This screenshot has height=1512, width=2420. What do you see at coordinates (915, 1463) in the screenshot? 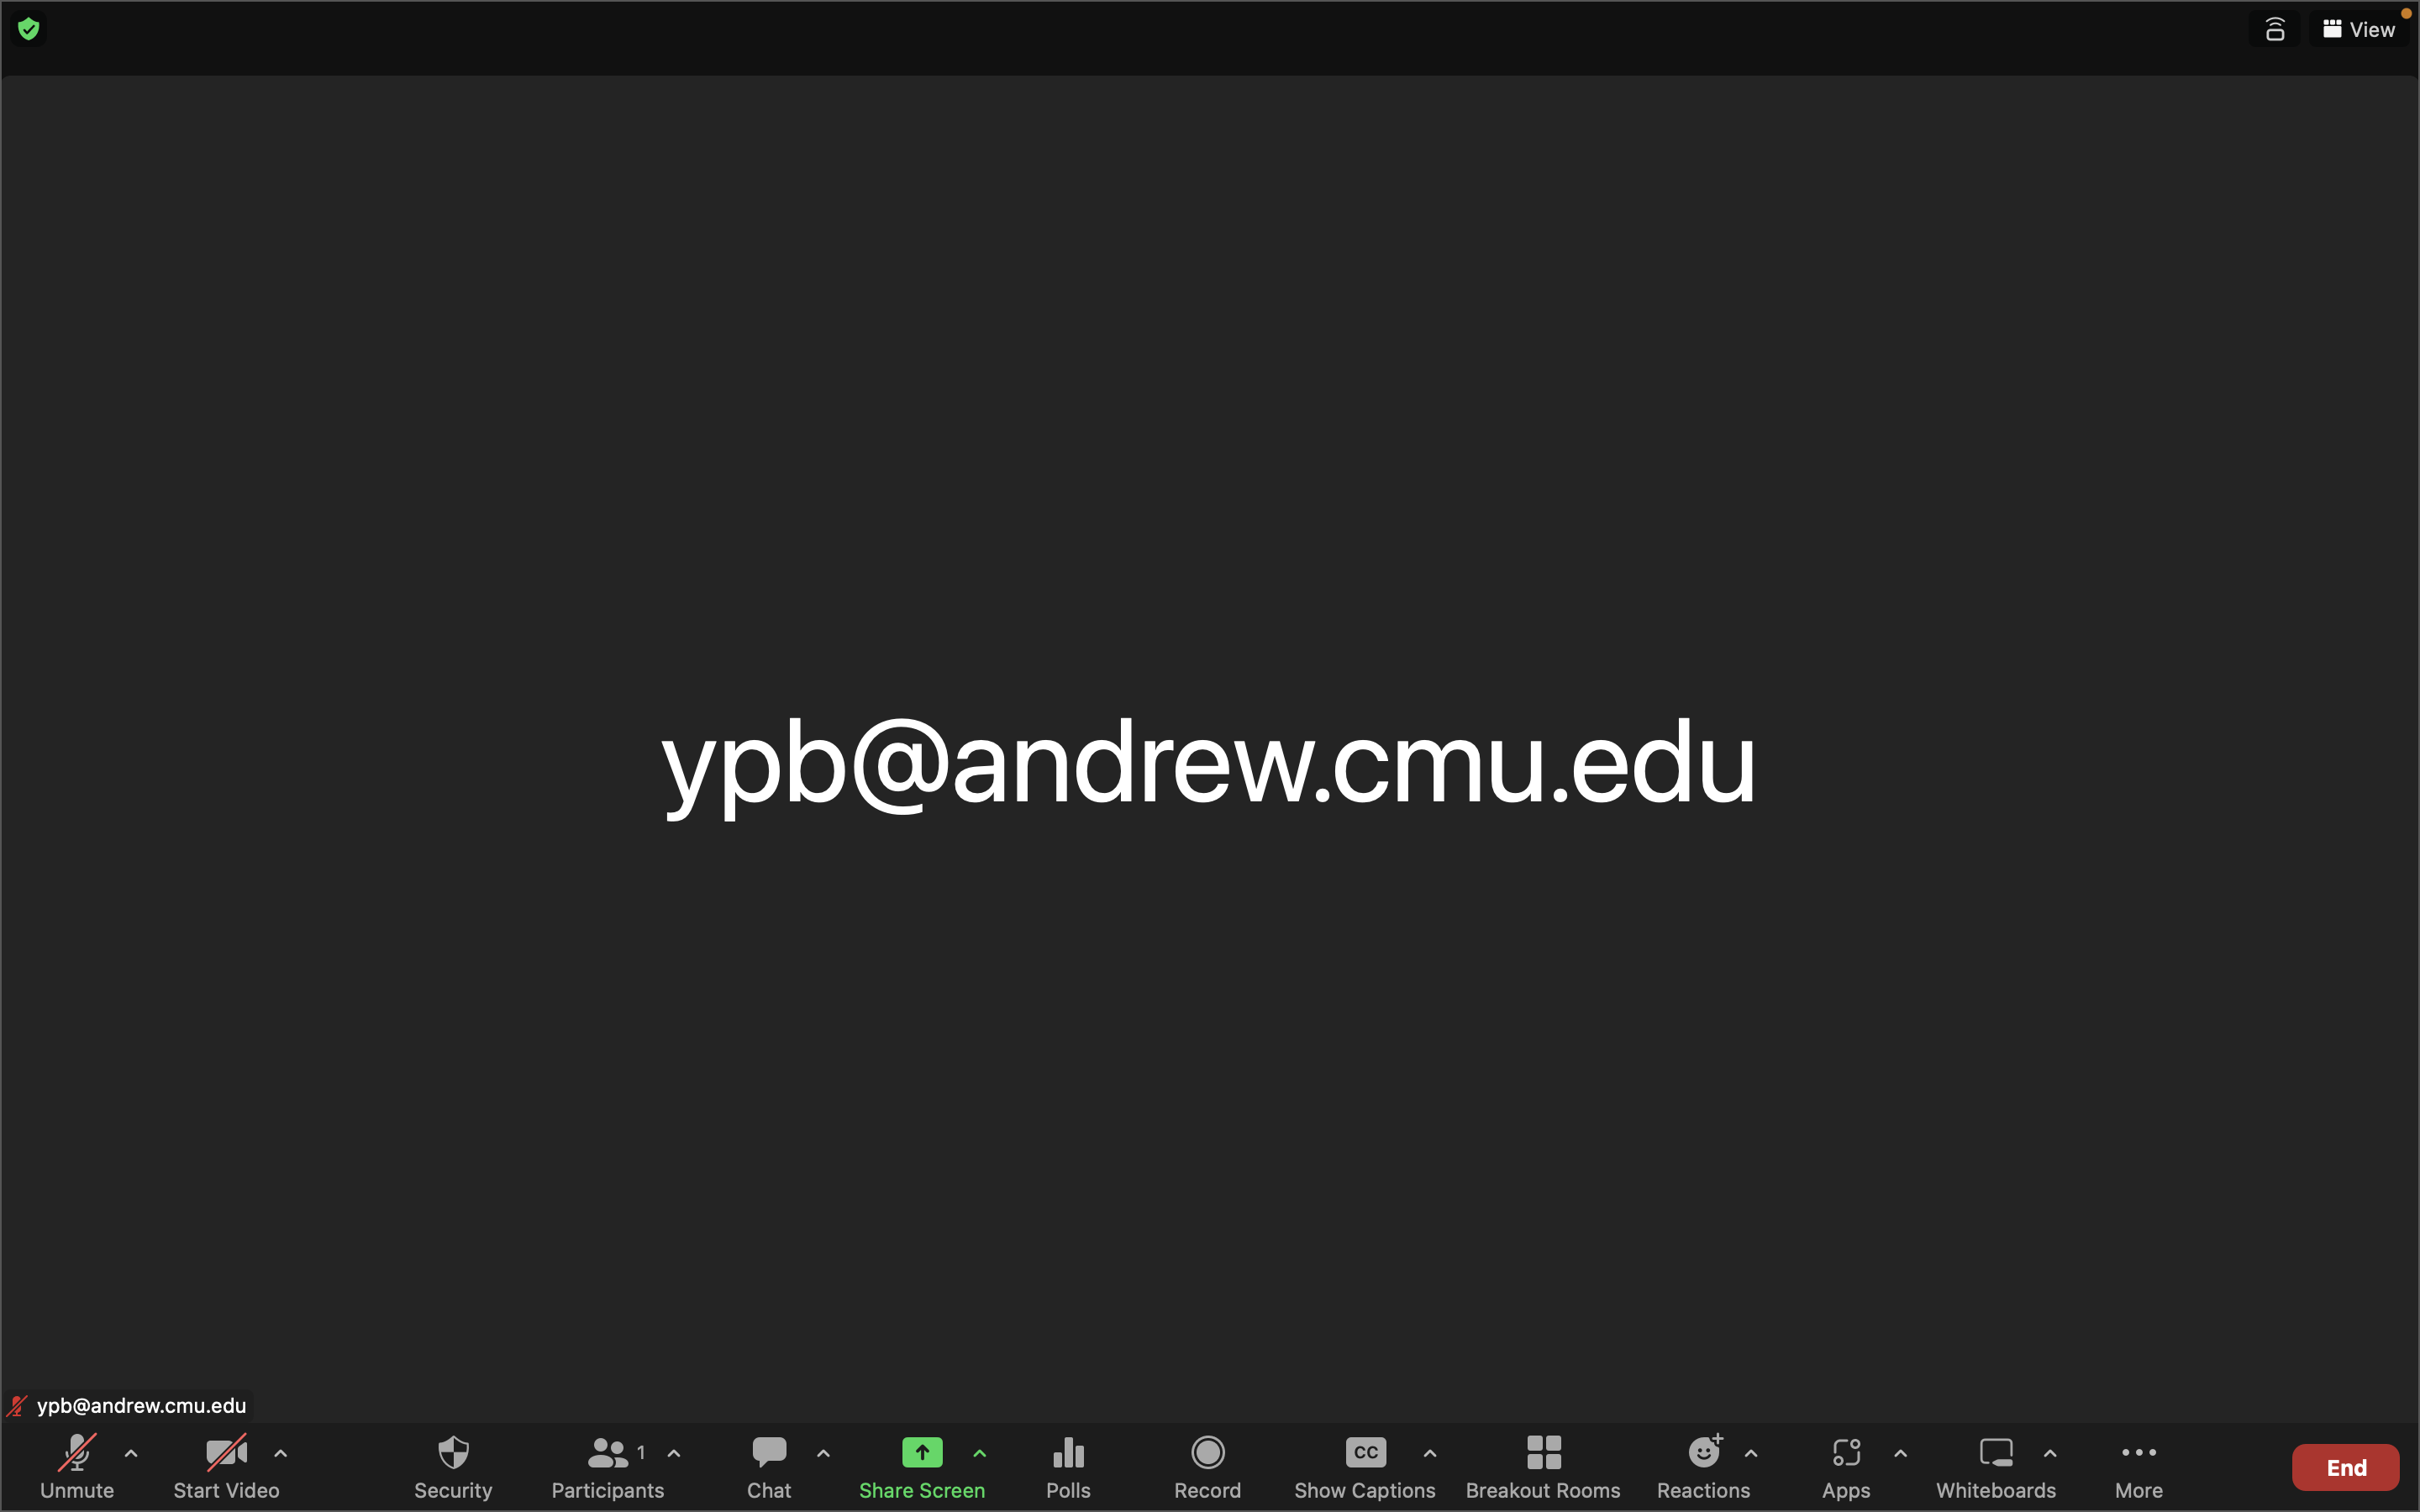
I see `Begin screen sharing` at bounding box center [915, 1463].